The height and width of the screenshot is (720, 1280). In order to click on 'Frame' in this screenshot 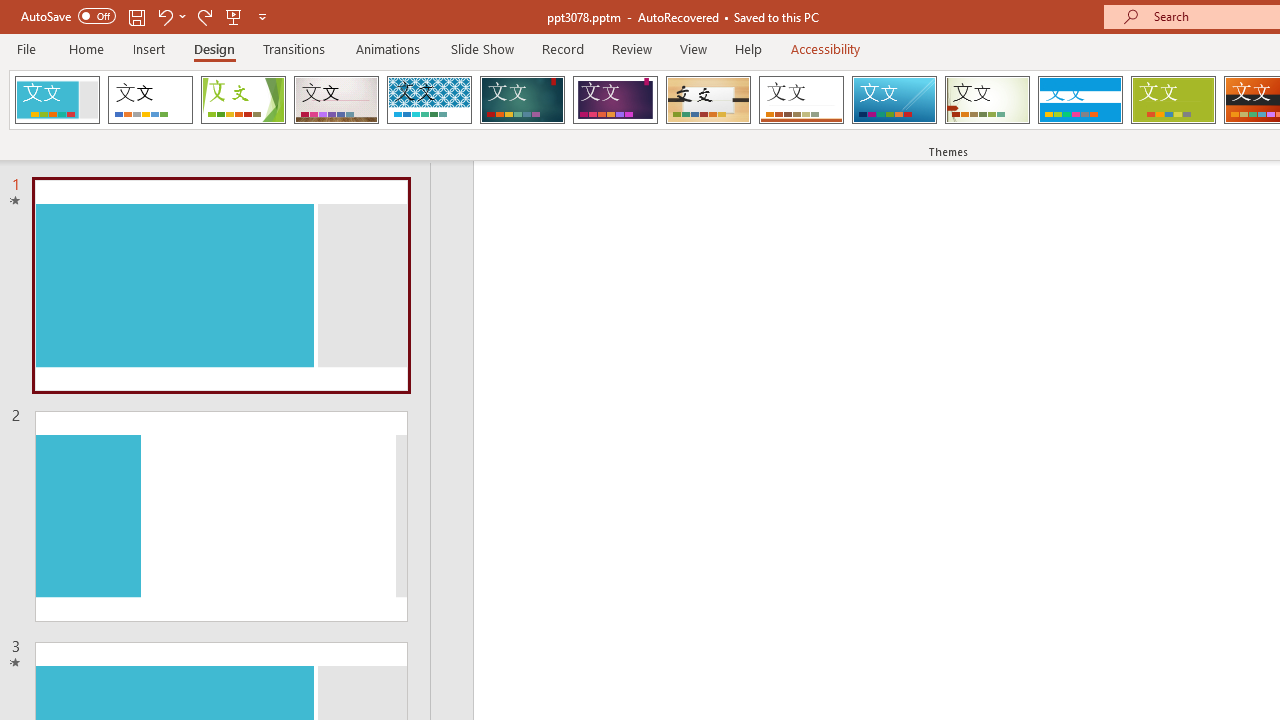, I will do `click(57, 100)`.